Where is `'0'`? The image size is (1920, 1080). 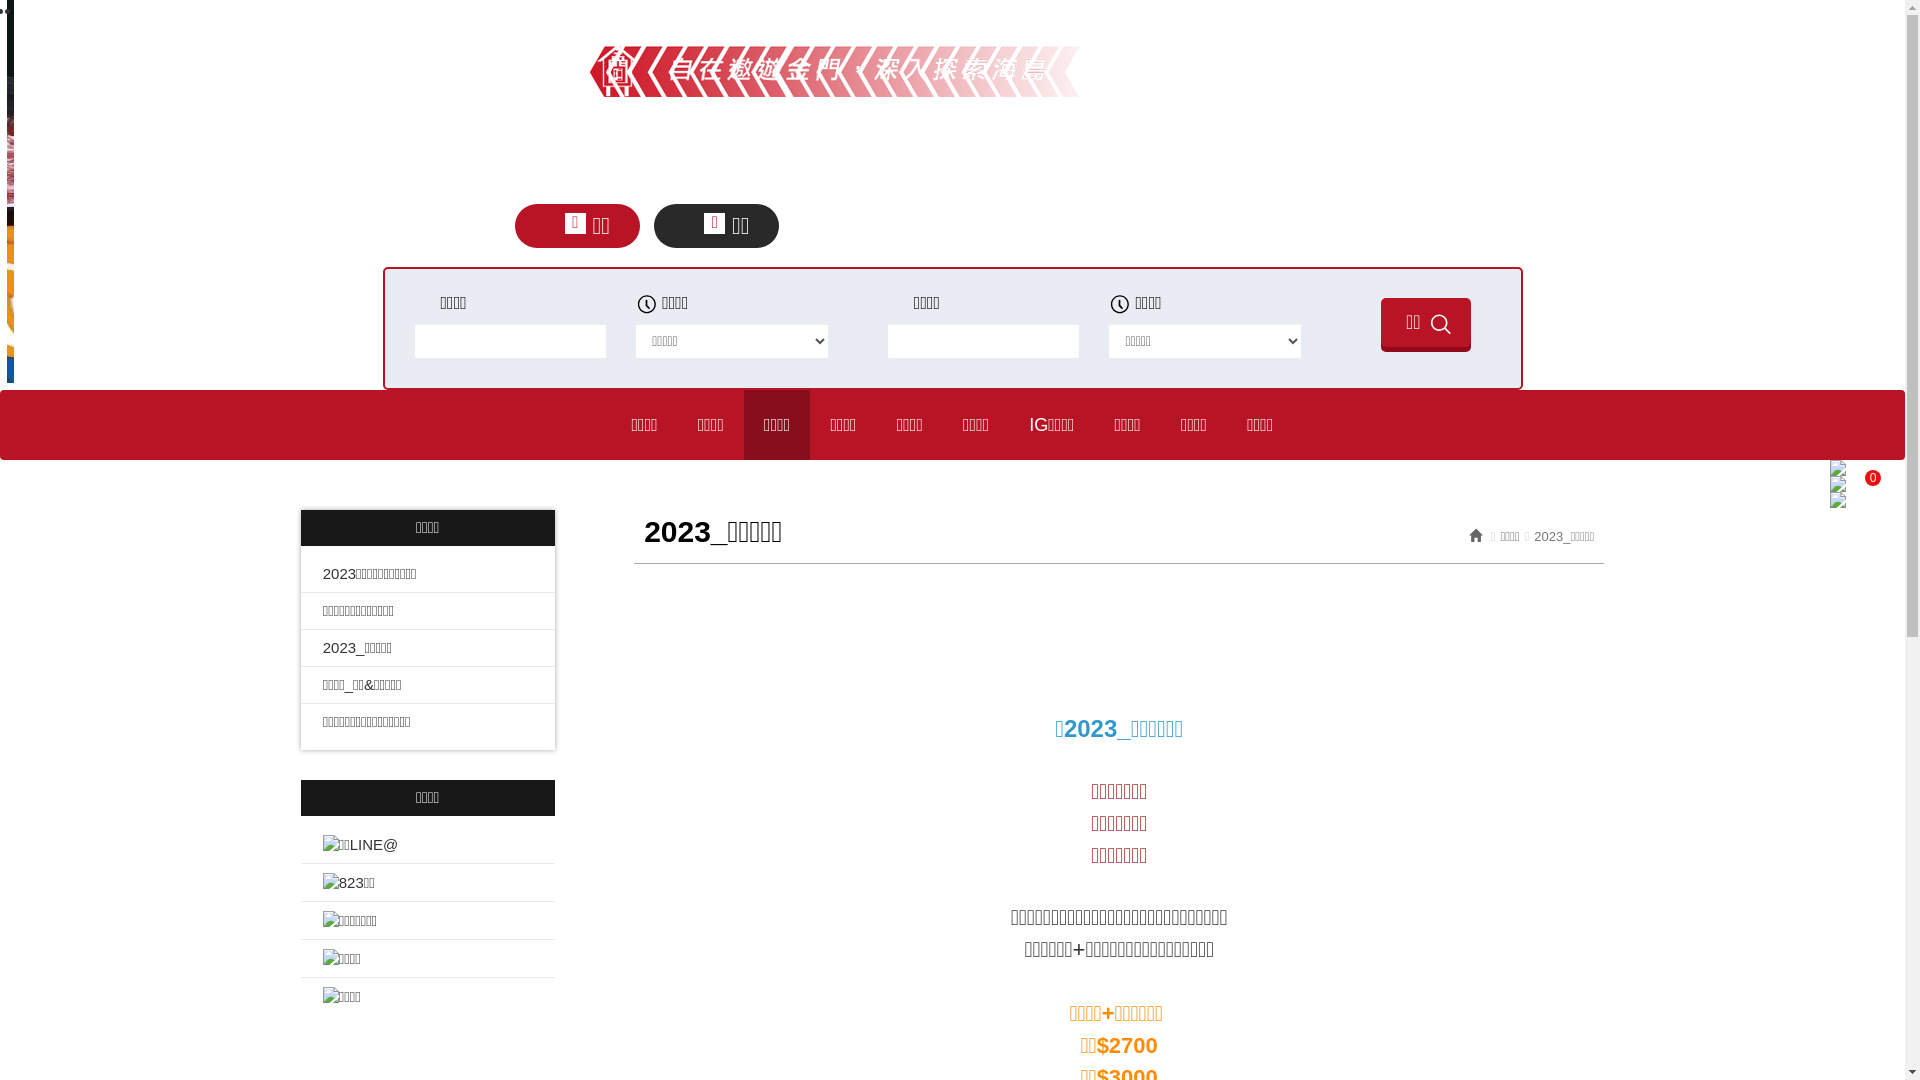 '0' is located at coordinates (1859, 467).